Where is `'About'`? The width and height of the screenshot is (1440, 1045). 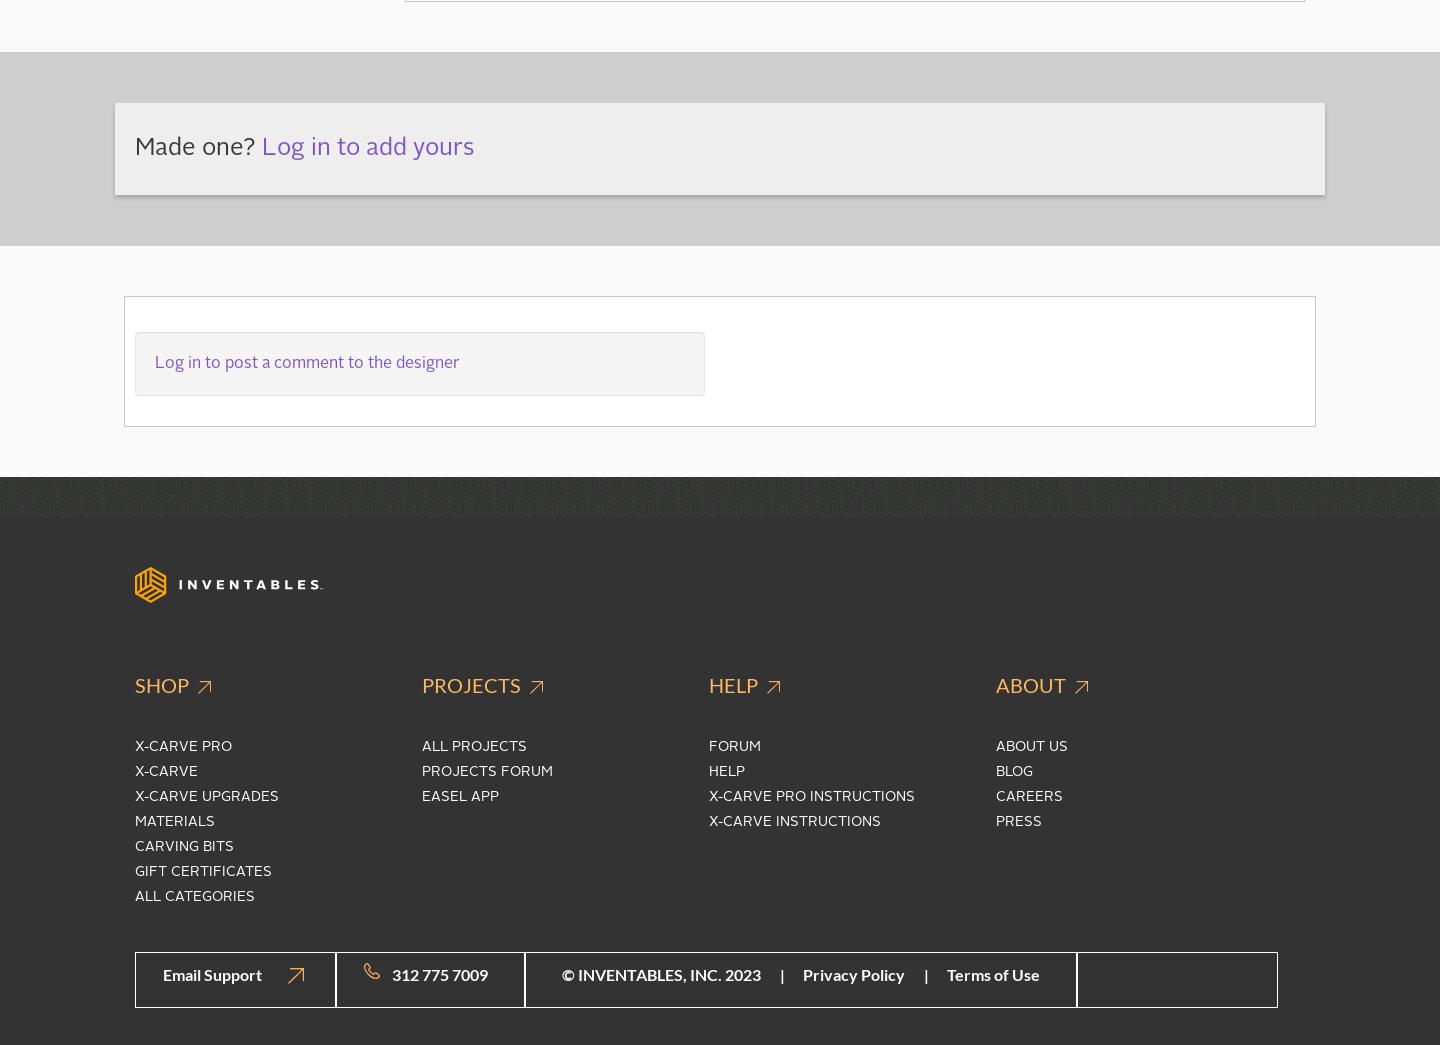 'About' is located at coordinates (1033, 683).